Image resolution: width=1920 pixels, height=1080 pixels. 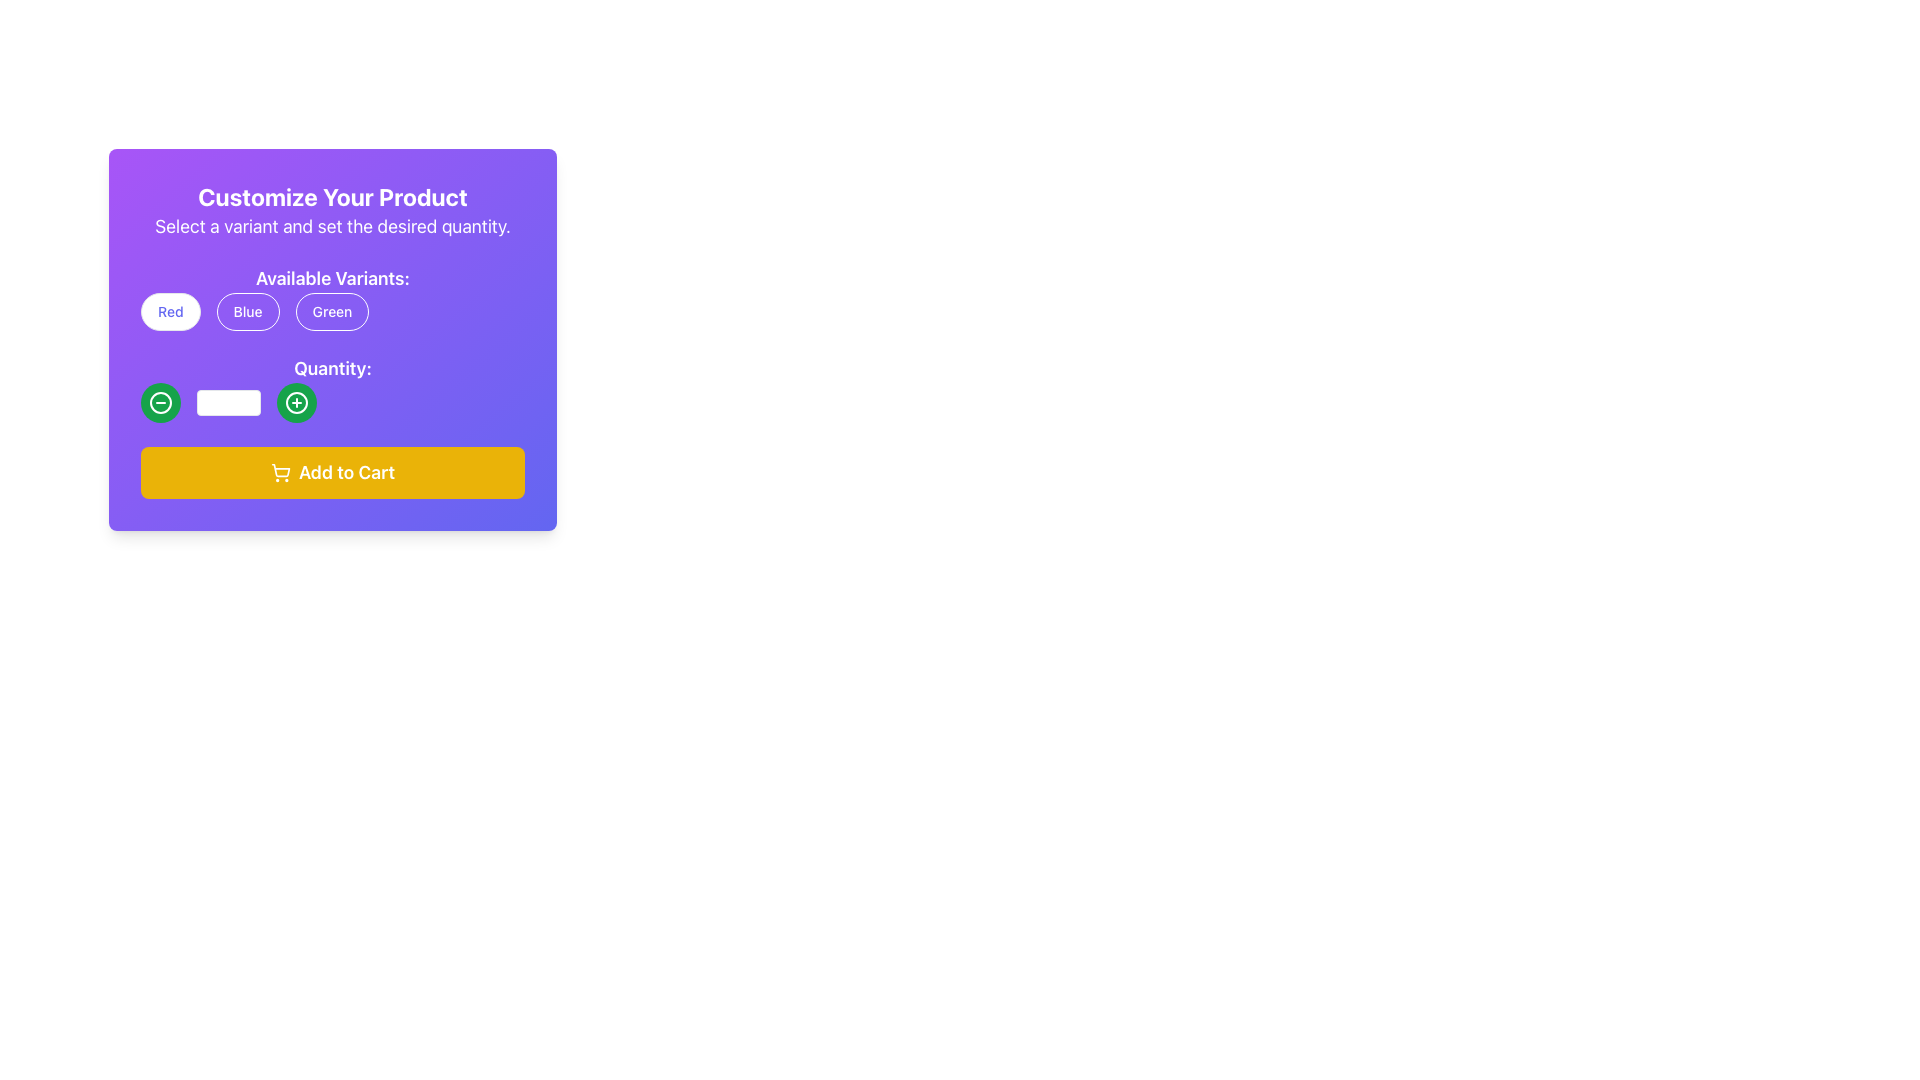 What do you see at coordinates (247, 312) in the screenshot?
I see `the second button in the horizontal group` at bounding box center [247, 312].